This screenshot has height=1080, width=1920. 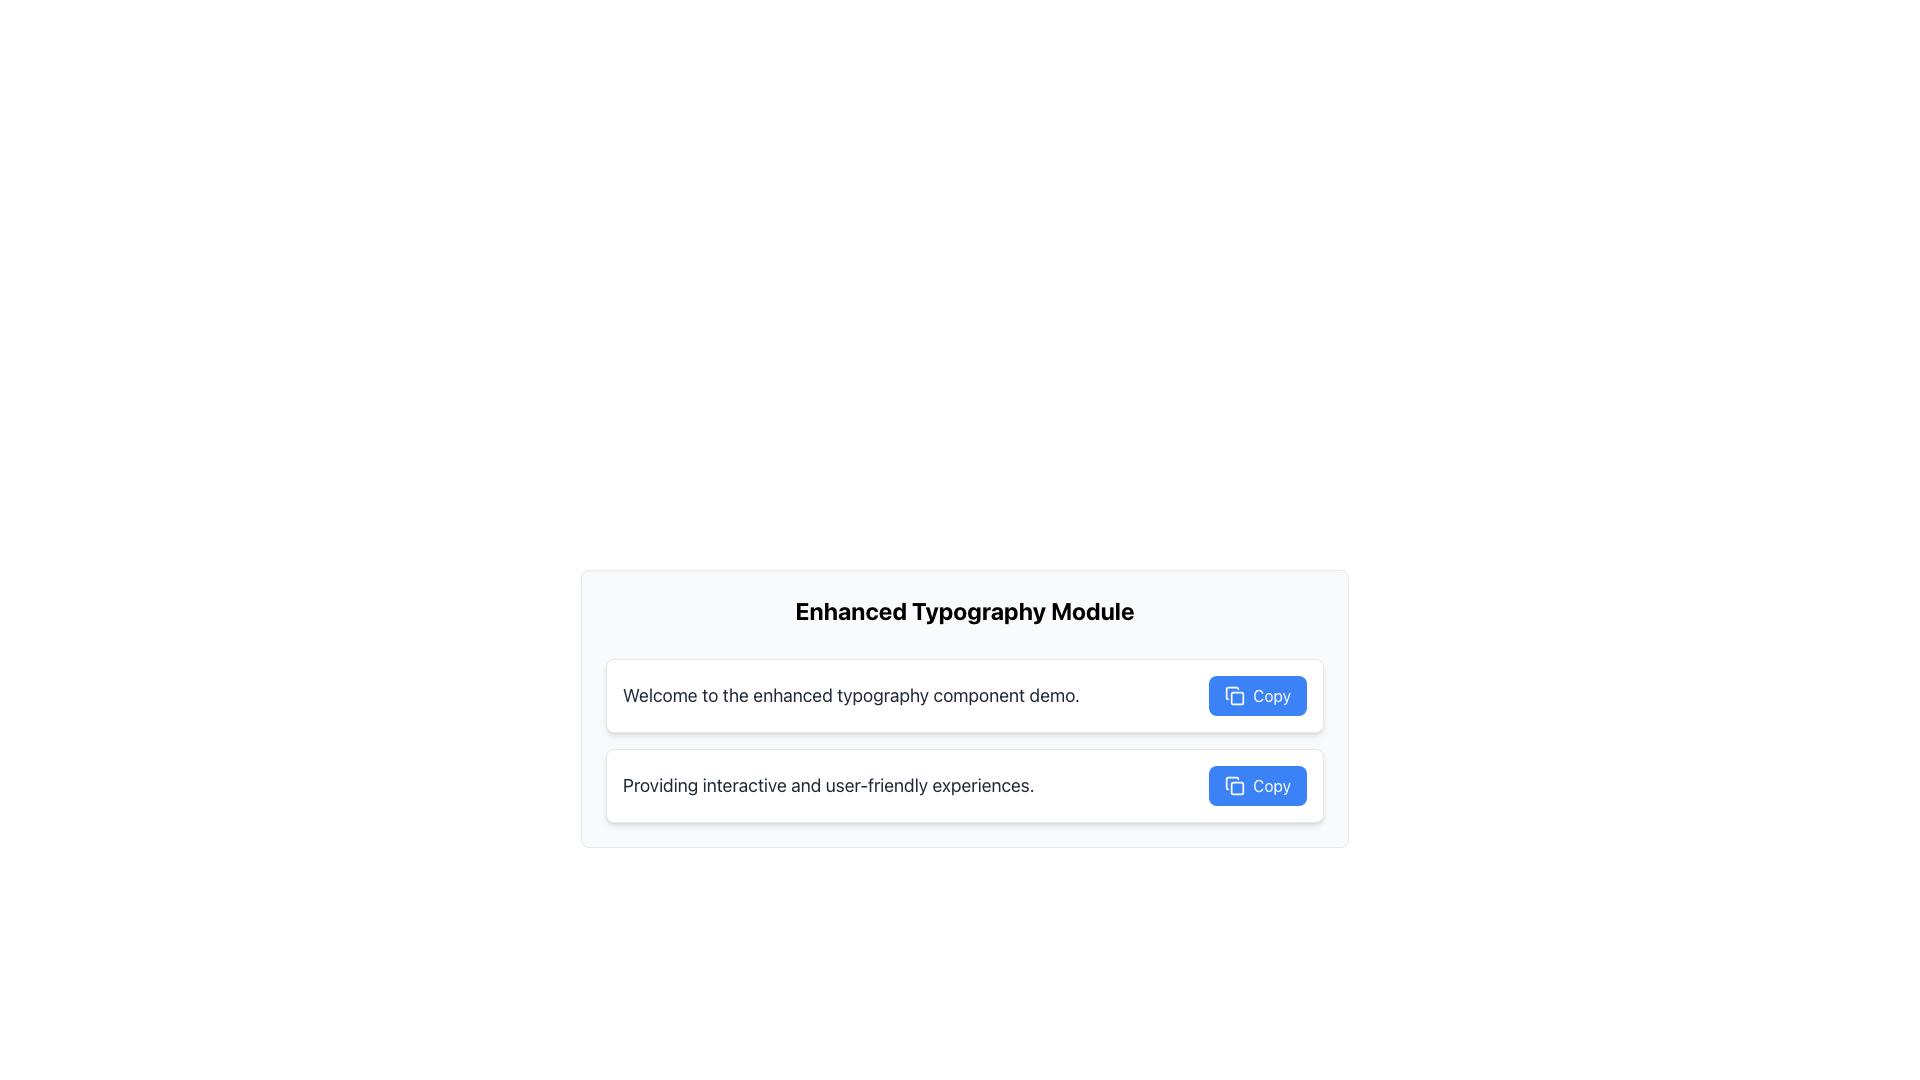 I want to click on the document copy icon embedded within the rectangular blue button labeled 'Copy', which is positioned to the right of the text 'Welcome to the enhanced typography component demo.', so click(x=1234, y=694).